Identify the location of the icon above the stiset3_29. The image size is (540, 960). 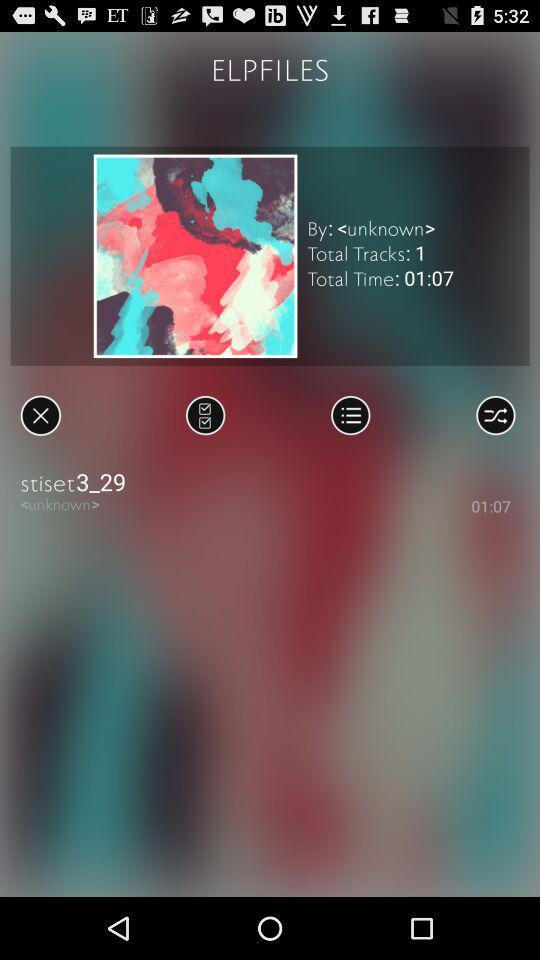
(204, 414).